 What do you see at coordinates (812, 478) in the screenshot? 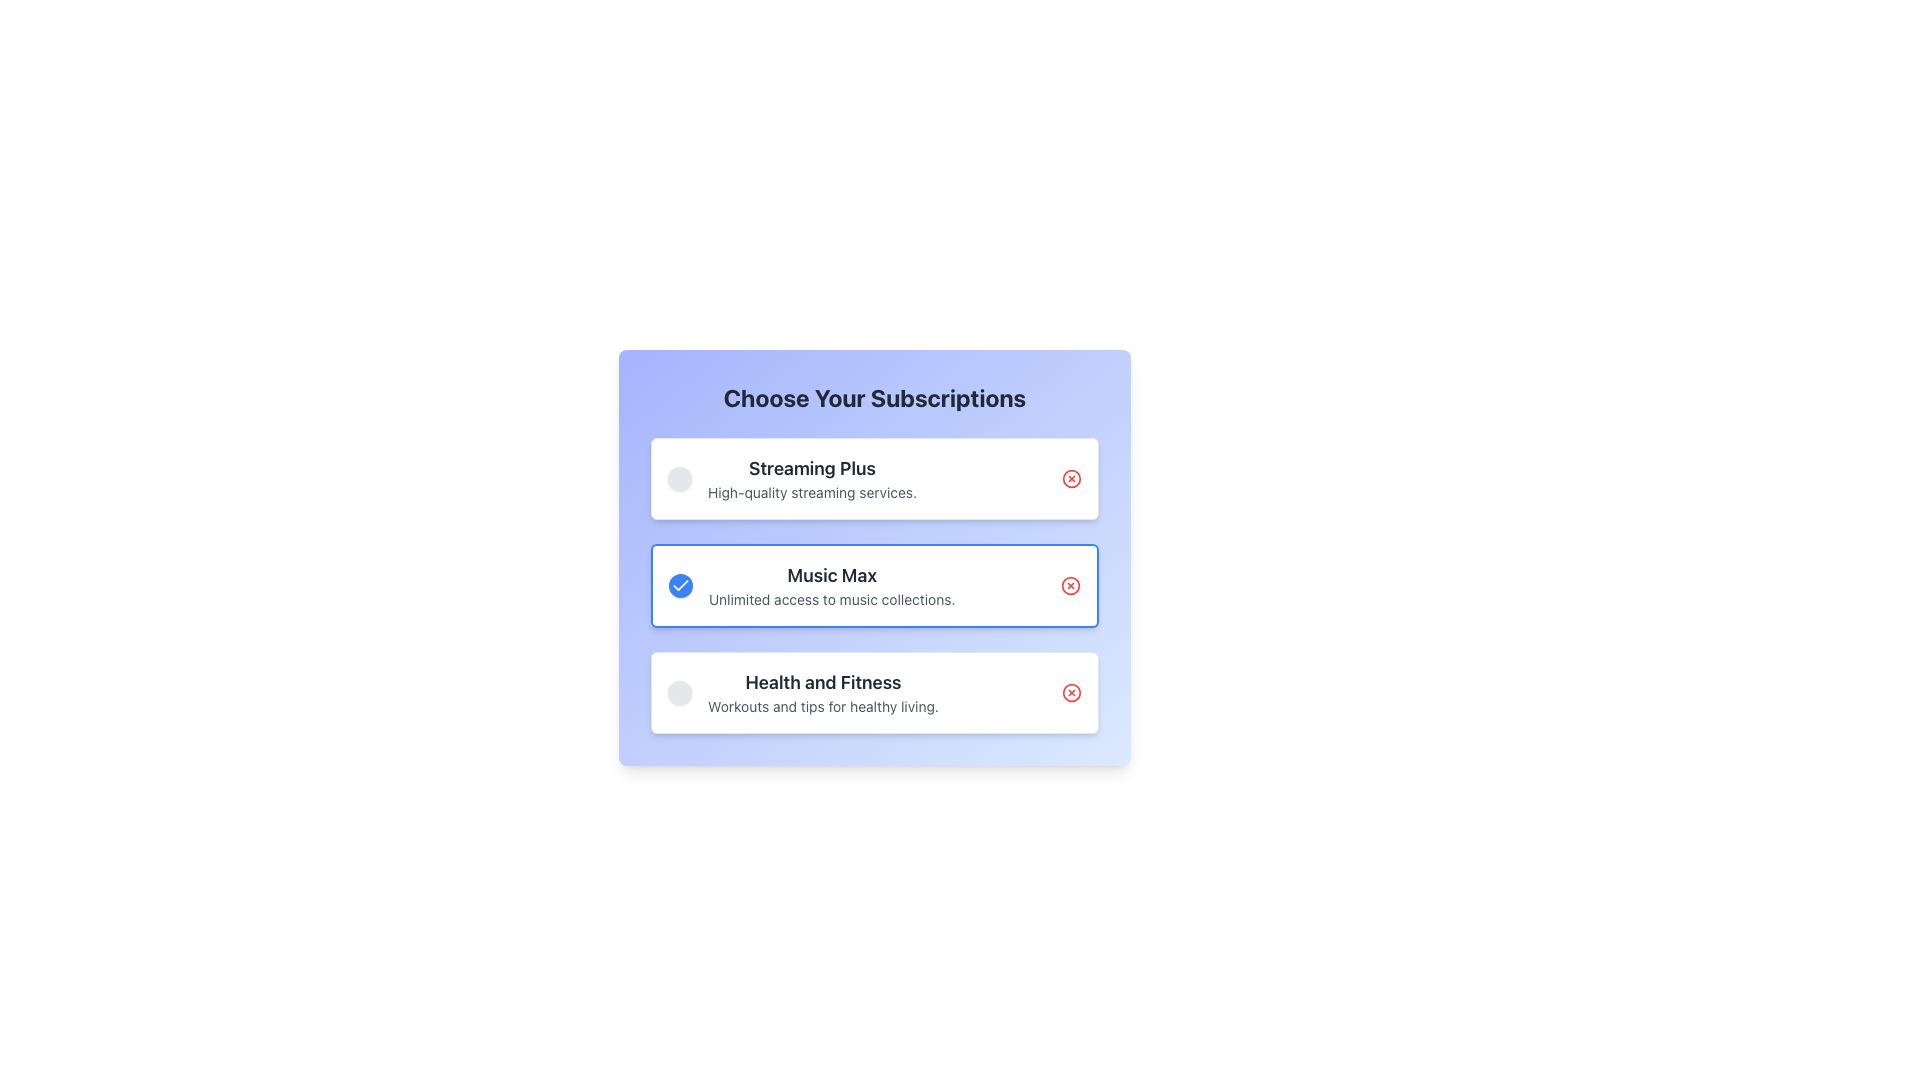
I see `the 'Streaming Plus' subscription option text block, which is located in the first card of a vertical list of three cards within the subscription selection interface` at bounding box center [812, 478].